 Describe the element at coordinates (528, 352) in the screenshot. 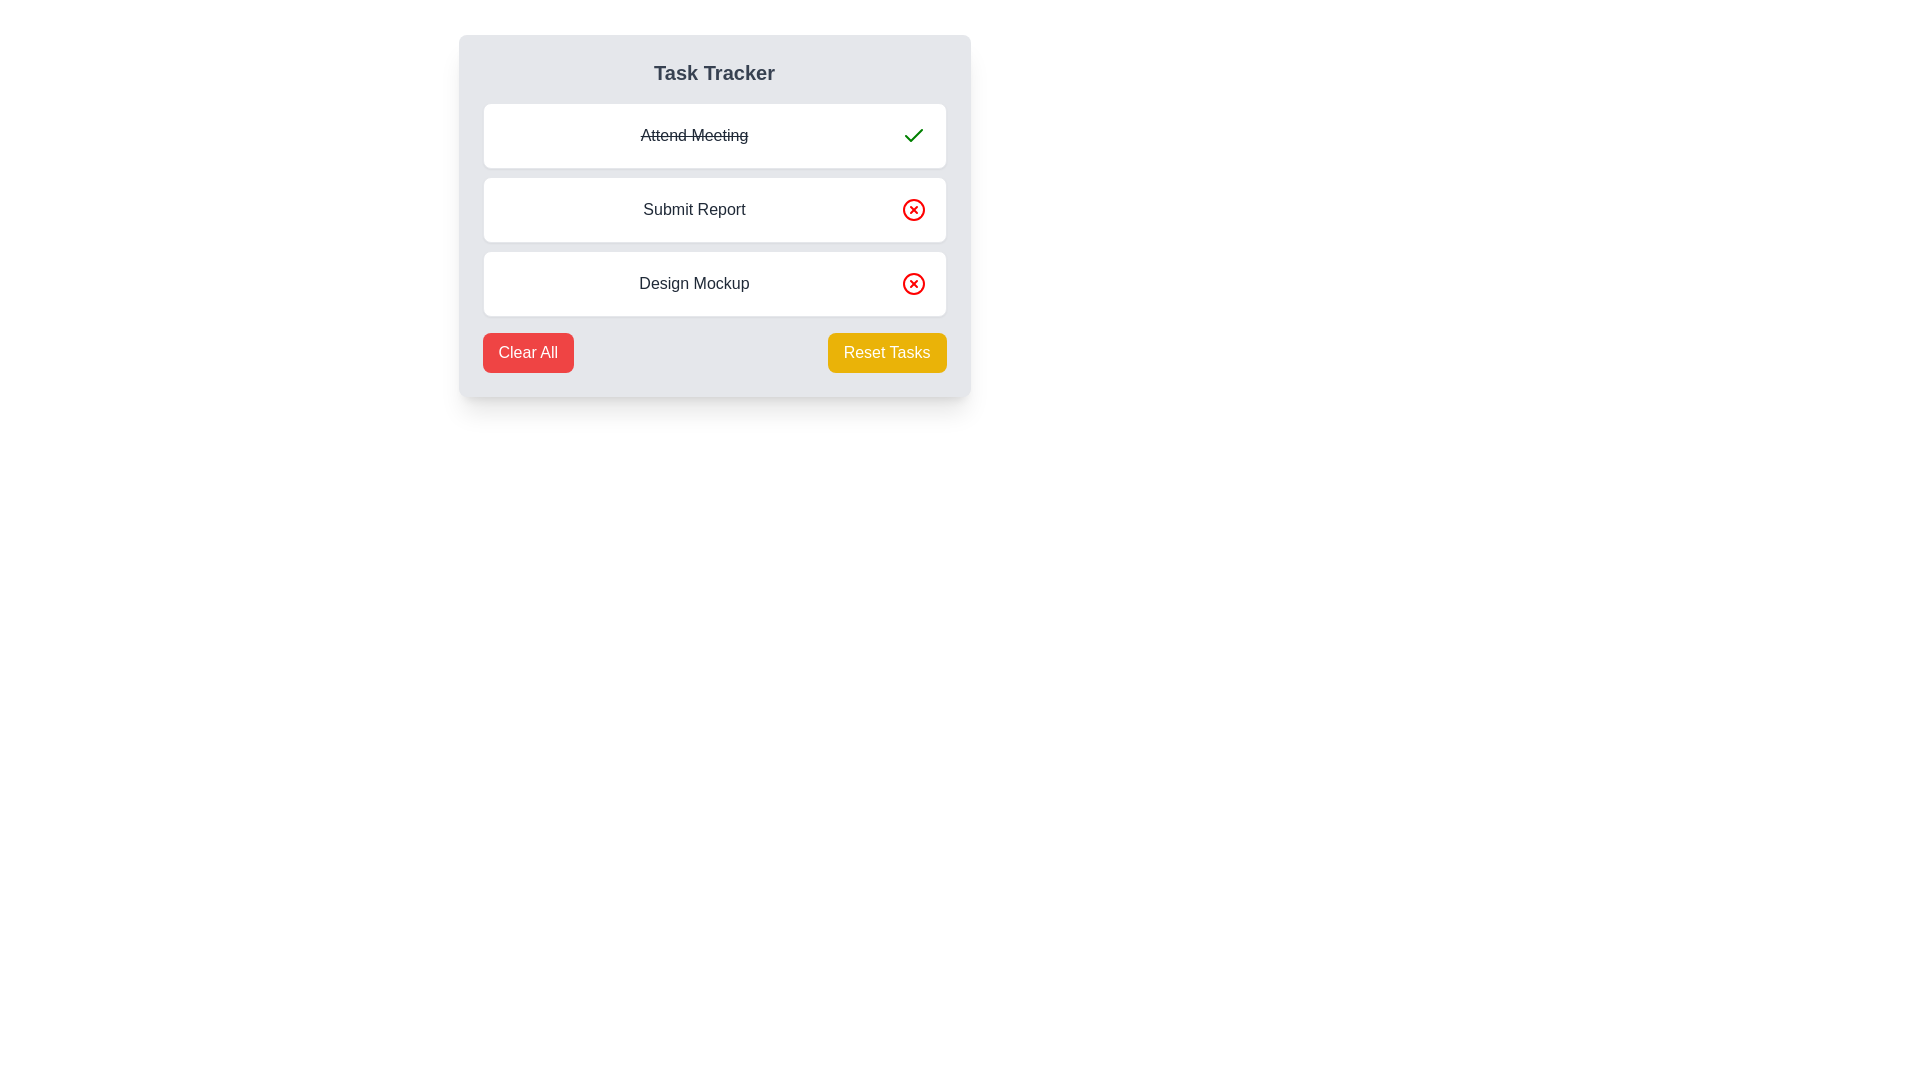

I see `the 'Clear All' button, which has a red background and white text, to change its background color` at that location.